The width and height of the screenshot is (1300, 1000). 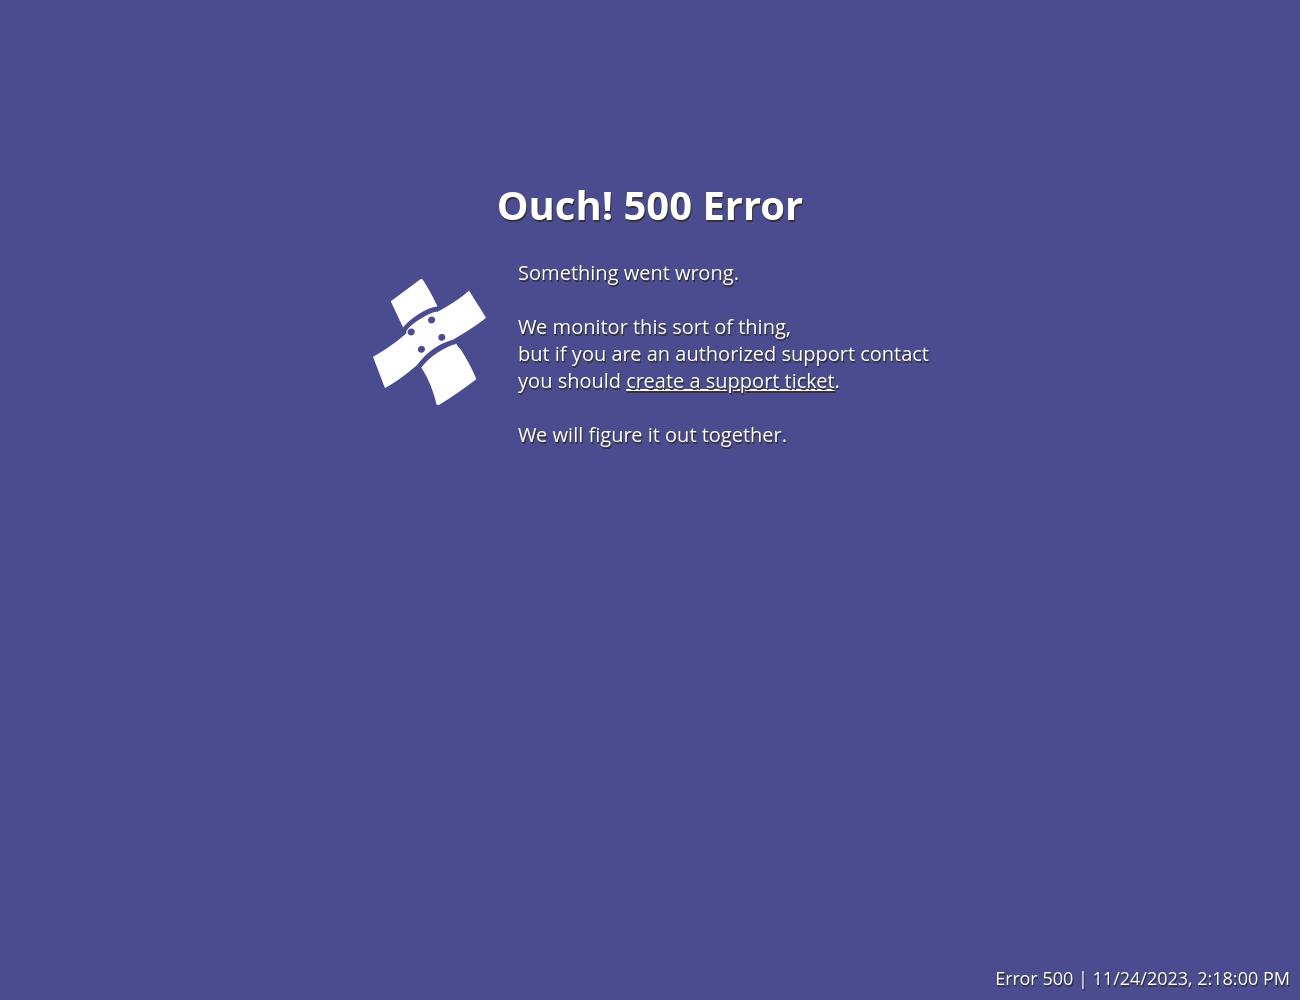 I want to click on 'Error 500 |', so click(x=1043, y=977).